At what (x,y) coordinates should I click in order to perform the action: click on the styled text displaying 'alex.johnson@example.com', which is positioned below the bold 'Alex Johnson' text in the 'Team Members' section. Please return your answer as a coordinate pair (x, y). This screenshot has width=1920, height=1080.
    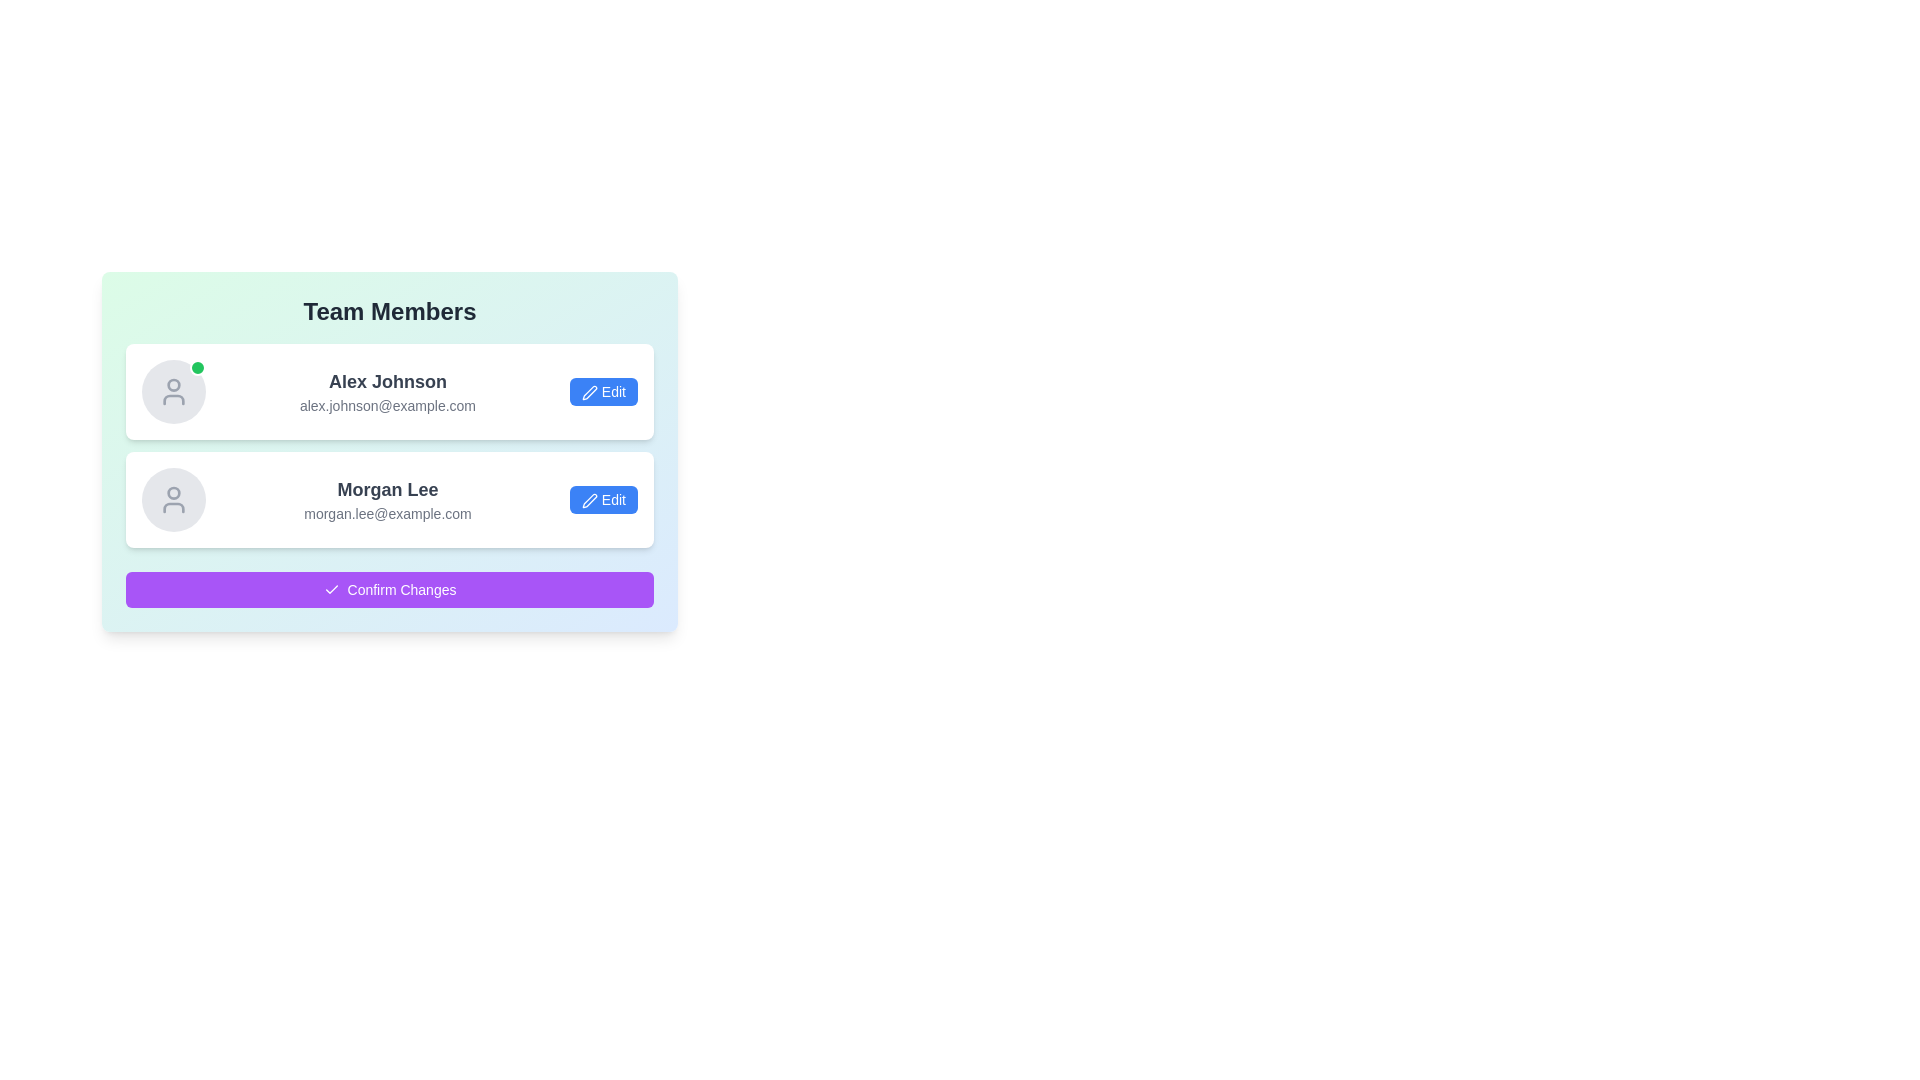
    Looking at the image, I should click on (388, 405).